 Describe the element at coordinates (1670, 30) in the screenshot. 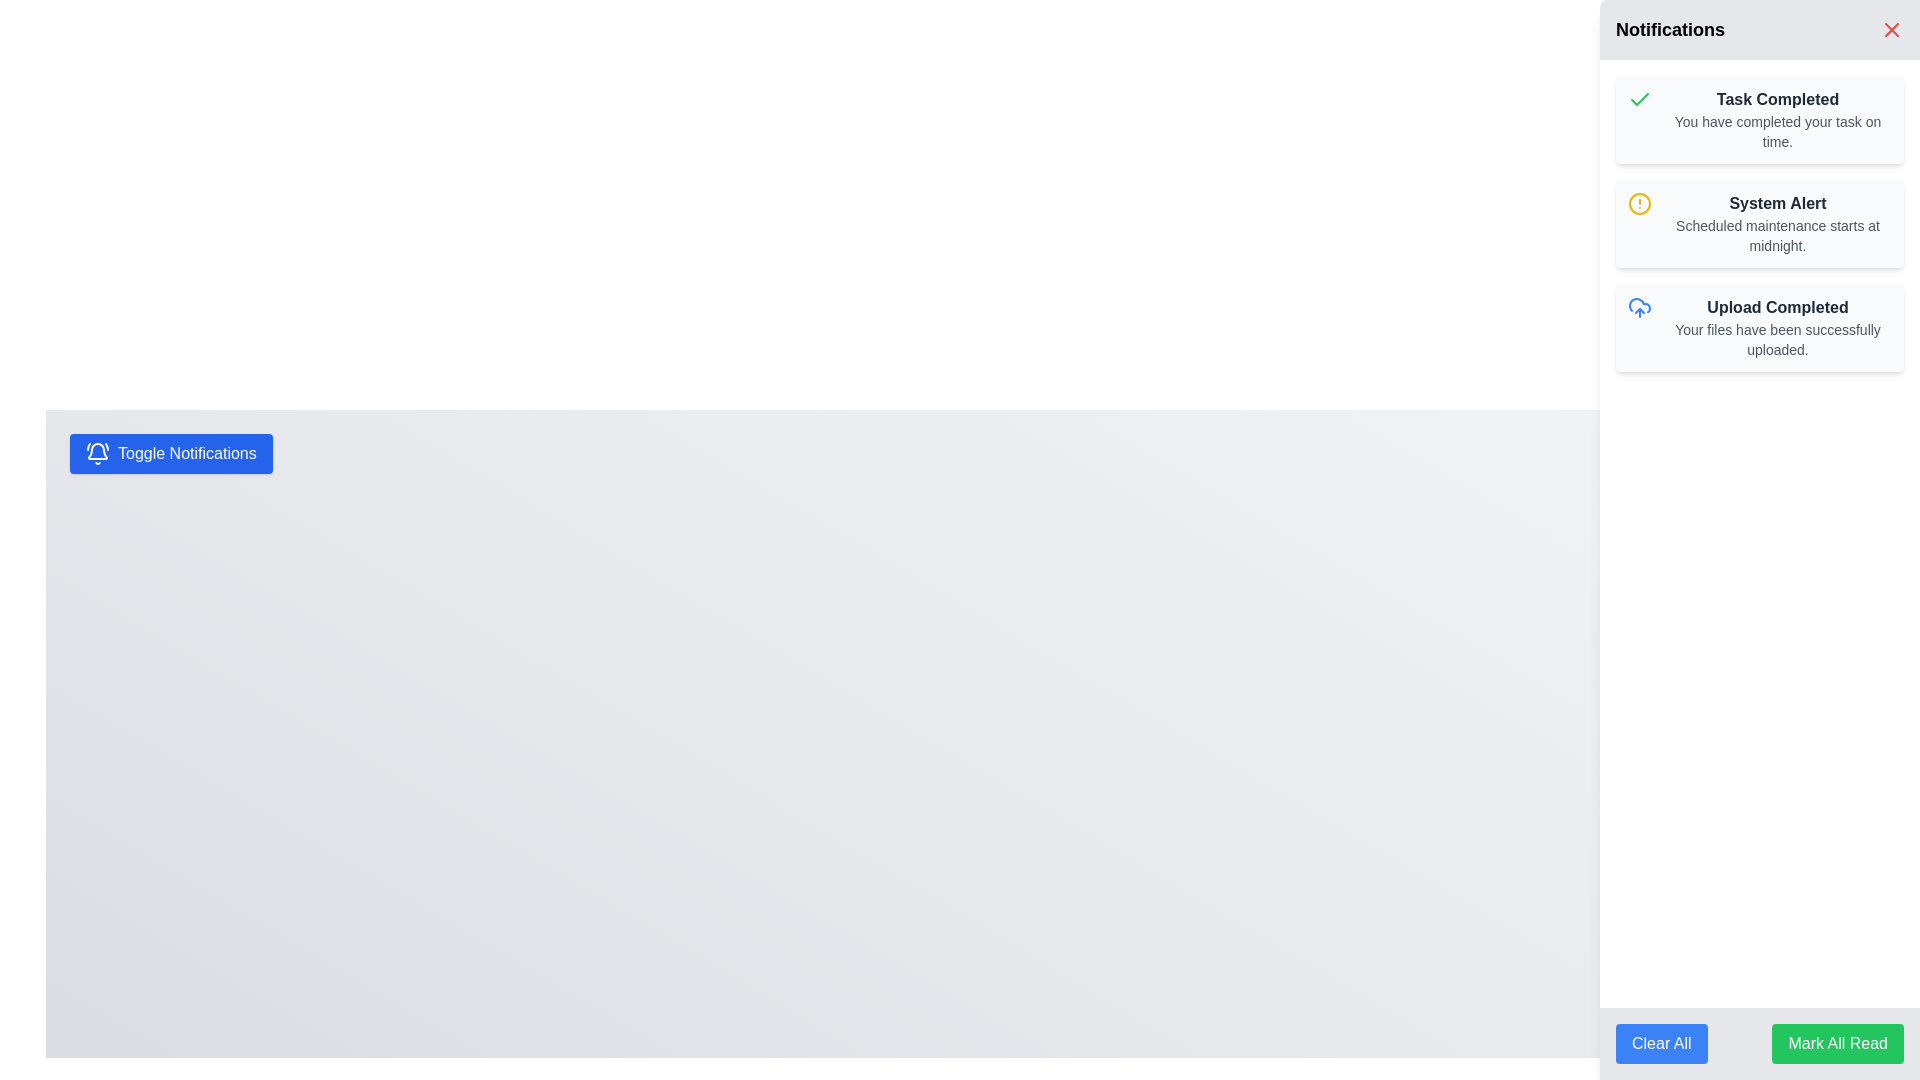

I see `the 'Notifications' text label, which is a bold, large black font aligned to the top-left corner of the notification popup window` at that location.